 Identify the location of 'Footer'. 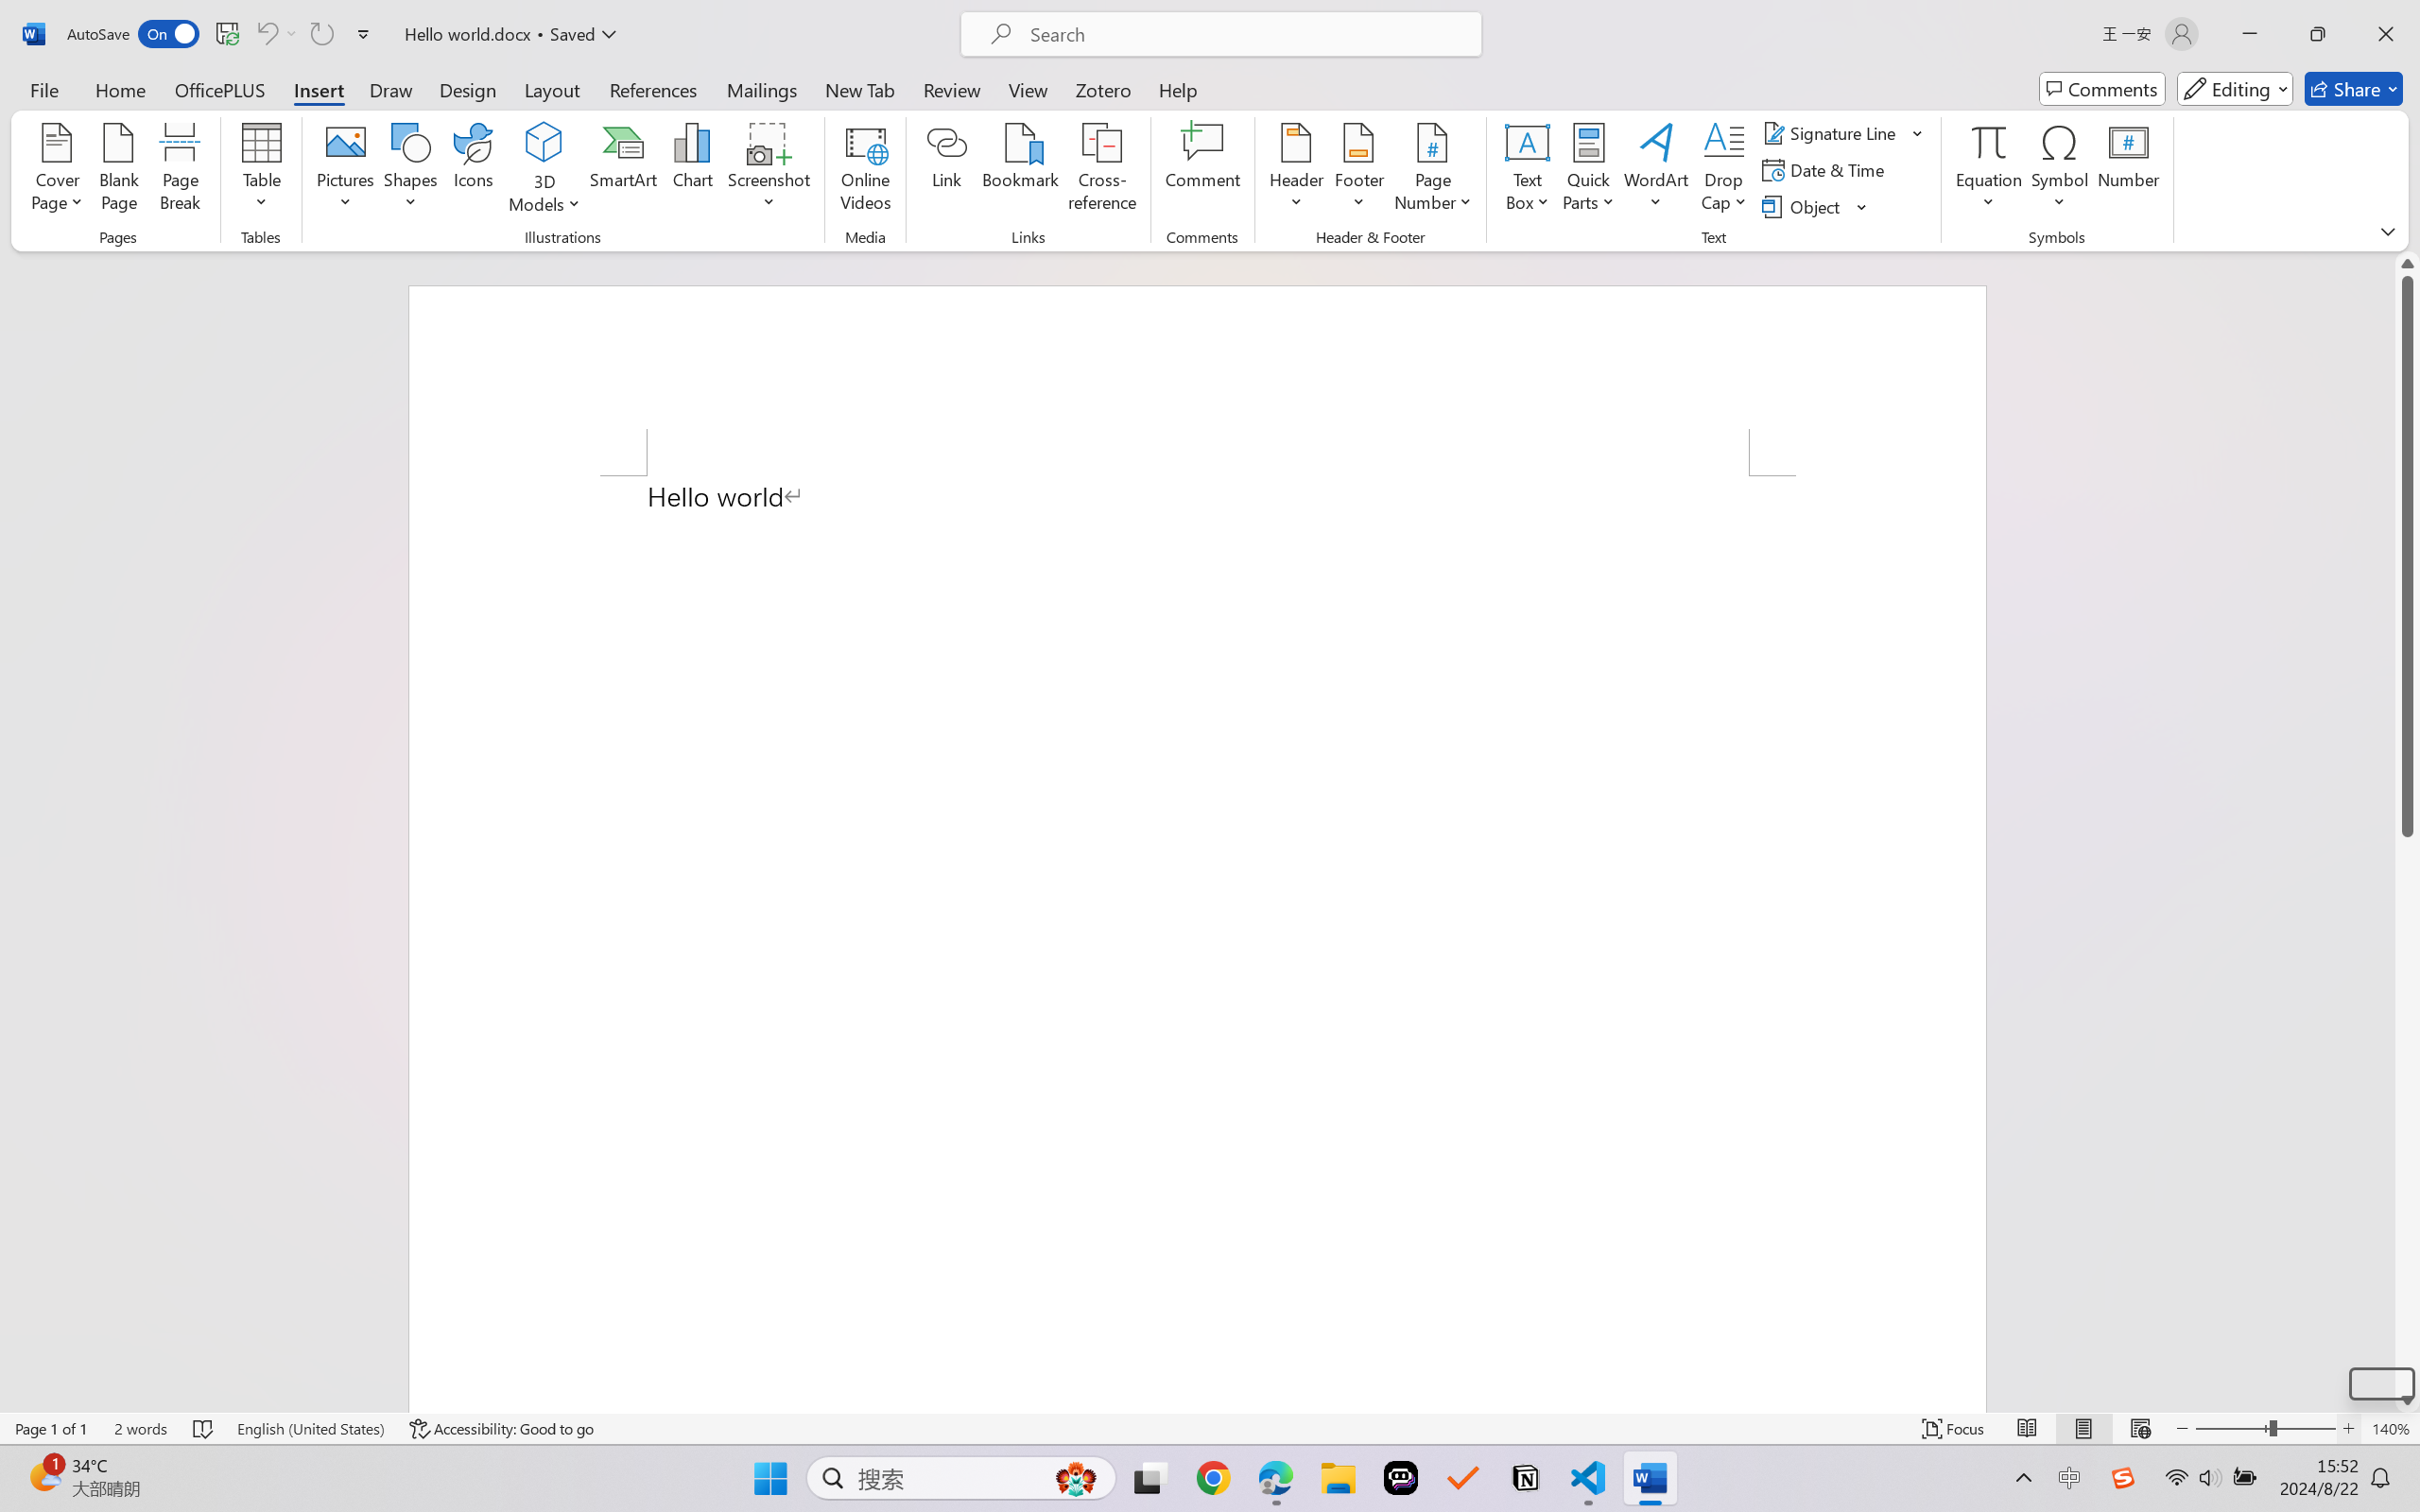
(1359, 170).